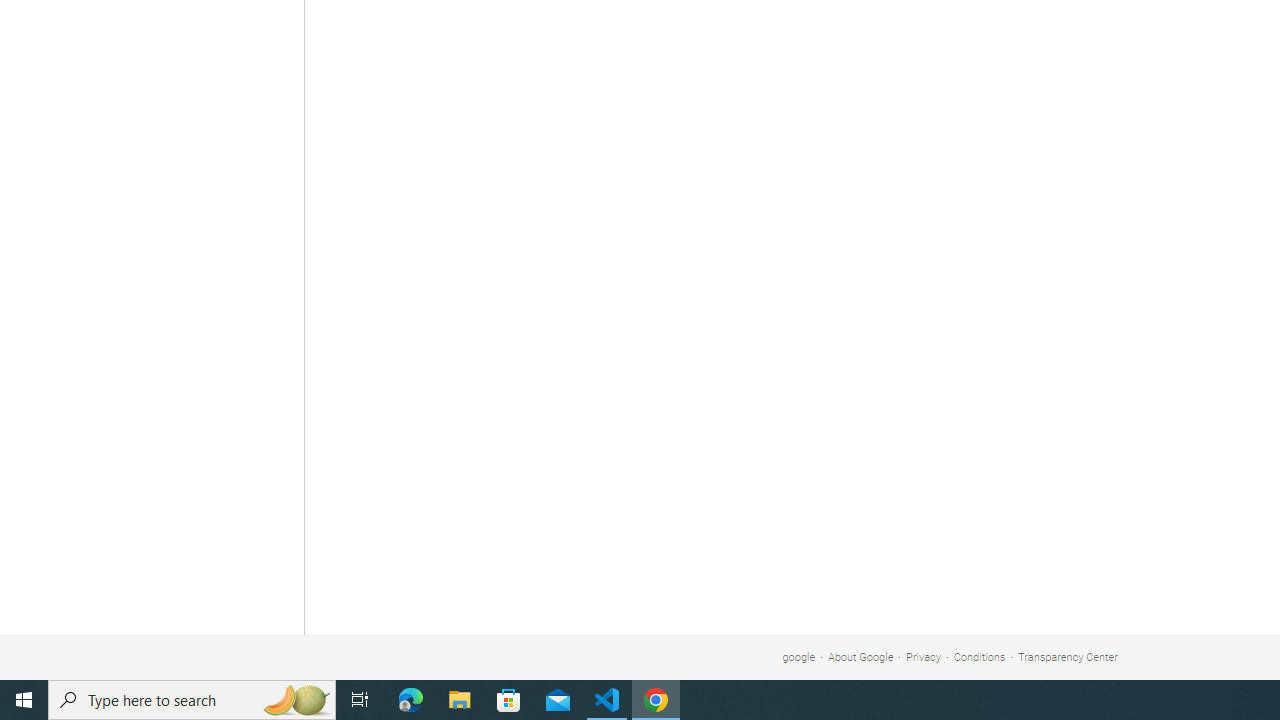  I want to click on 'Conditions', so click(979, 657).